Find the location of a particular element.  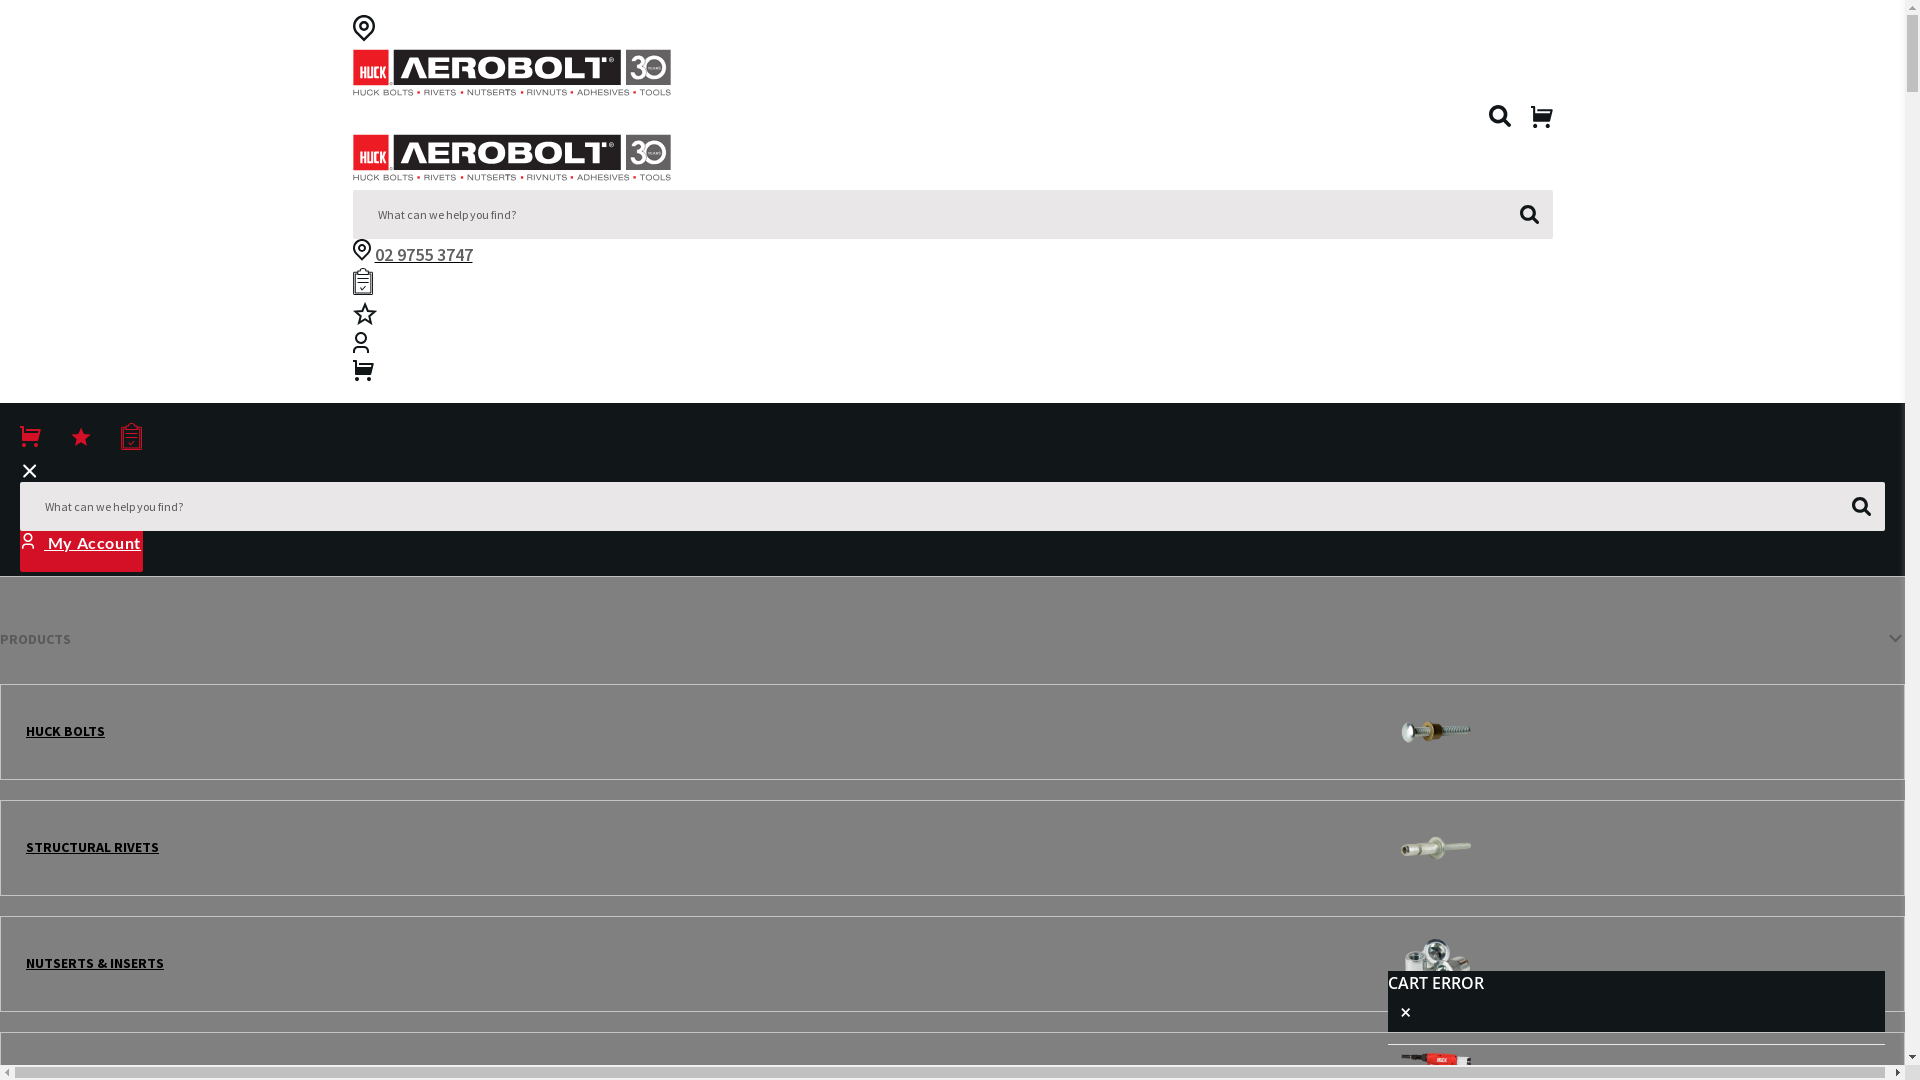

'Huck Aerobolt' is located at coordinates (510, 76).